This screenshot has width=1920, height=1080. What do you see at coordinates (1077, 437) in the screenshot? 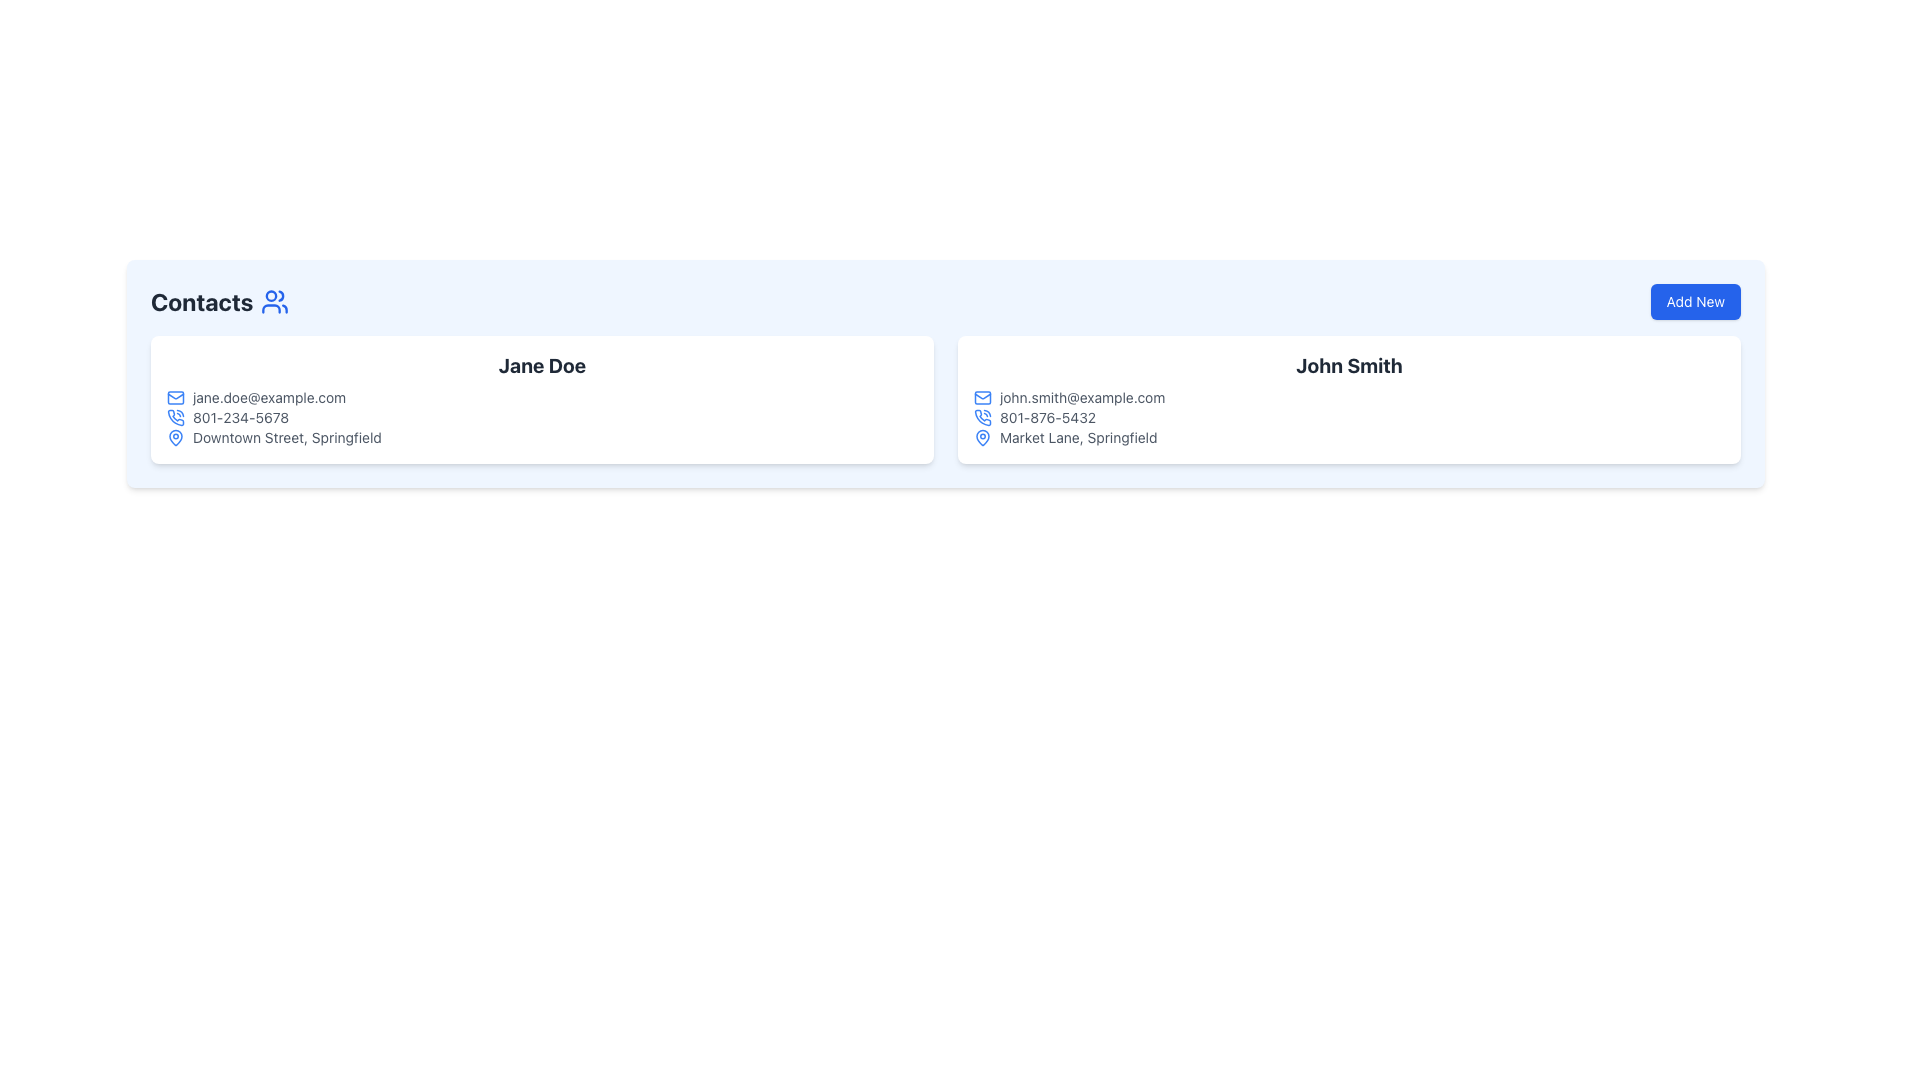
I see `text content 'Market Lane, Springfield', which is located in the right panel of the interface under contact details for 'John Smith' and follows a phone number field` at bounding box center [1077, 437].